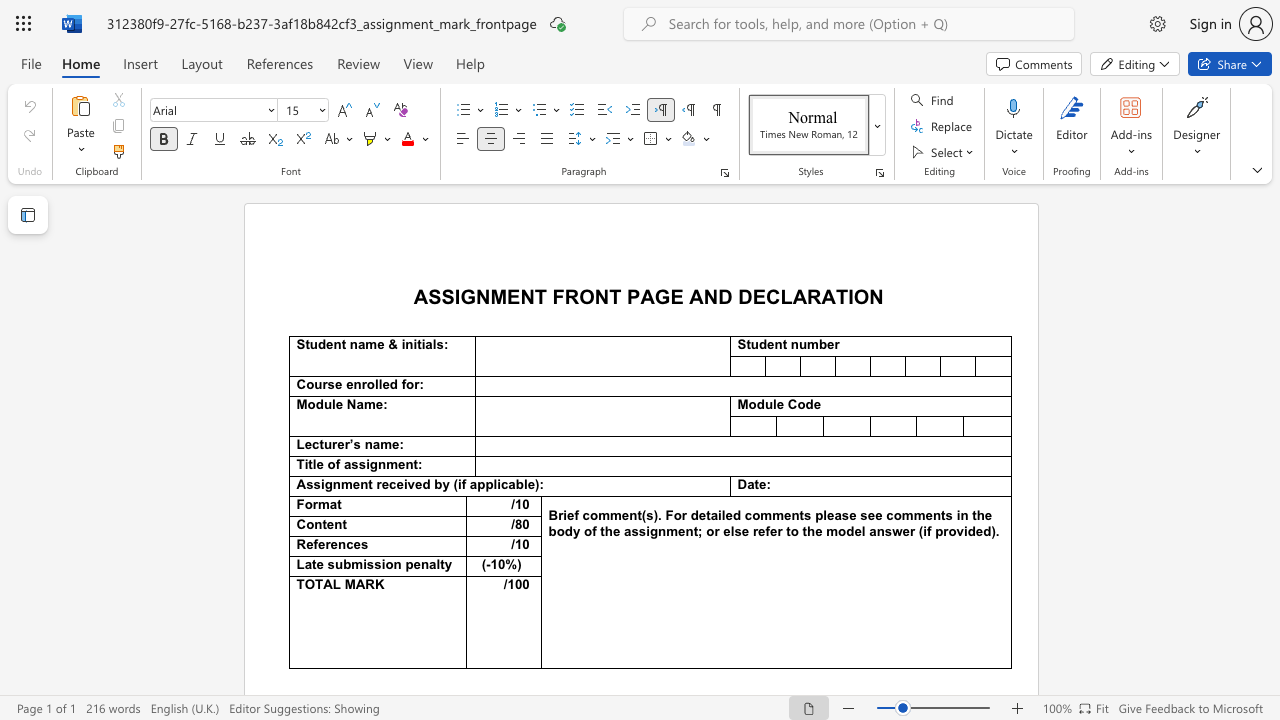 This screenshot has width=1280, height=720. I want to click on the subset text "ease see comments in the bo" within the text "Brief comment(s). For detailed comments please see comments in the body of the assignment; or else refer to the model answer (if provided).", so click(827, 514).